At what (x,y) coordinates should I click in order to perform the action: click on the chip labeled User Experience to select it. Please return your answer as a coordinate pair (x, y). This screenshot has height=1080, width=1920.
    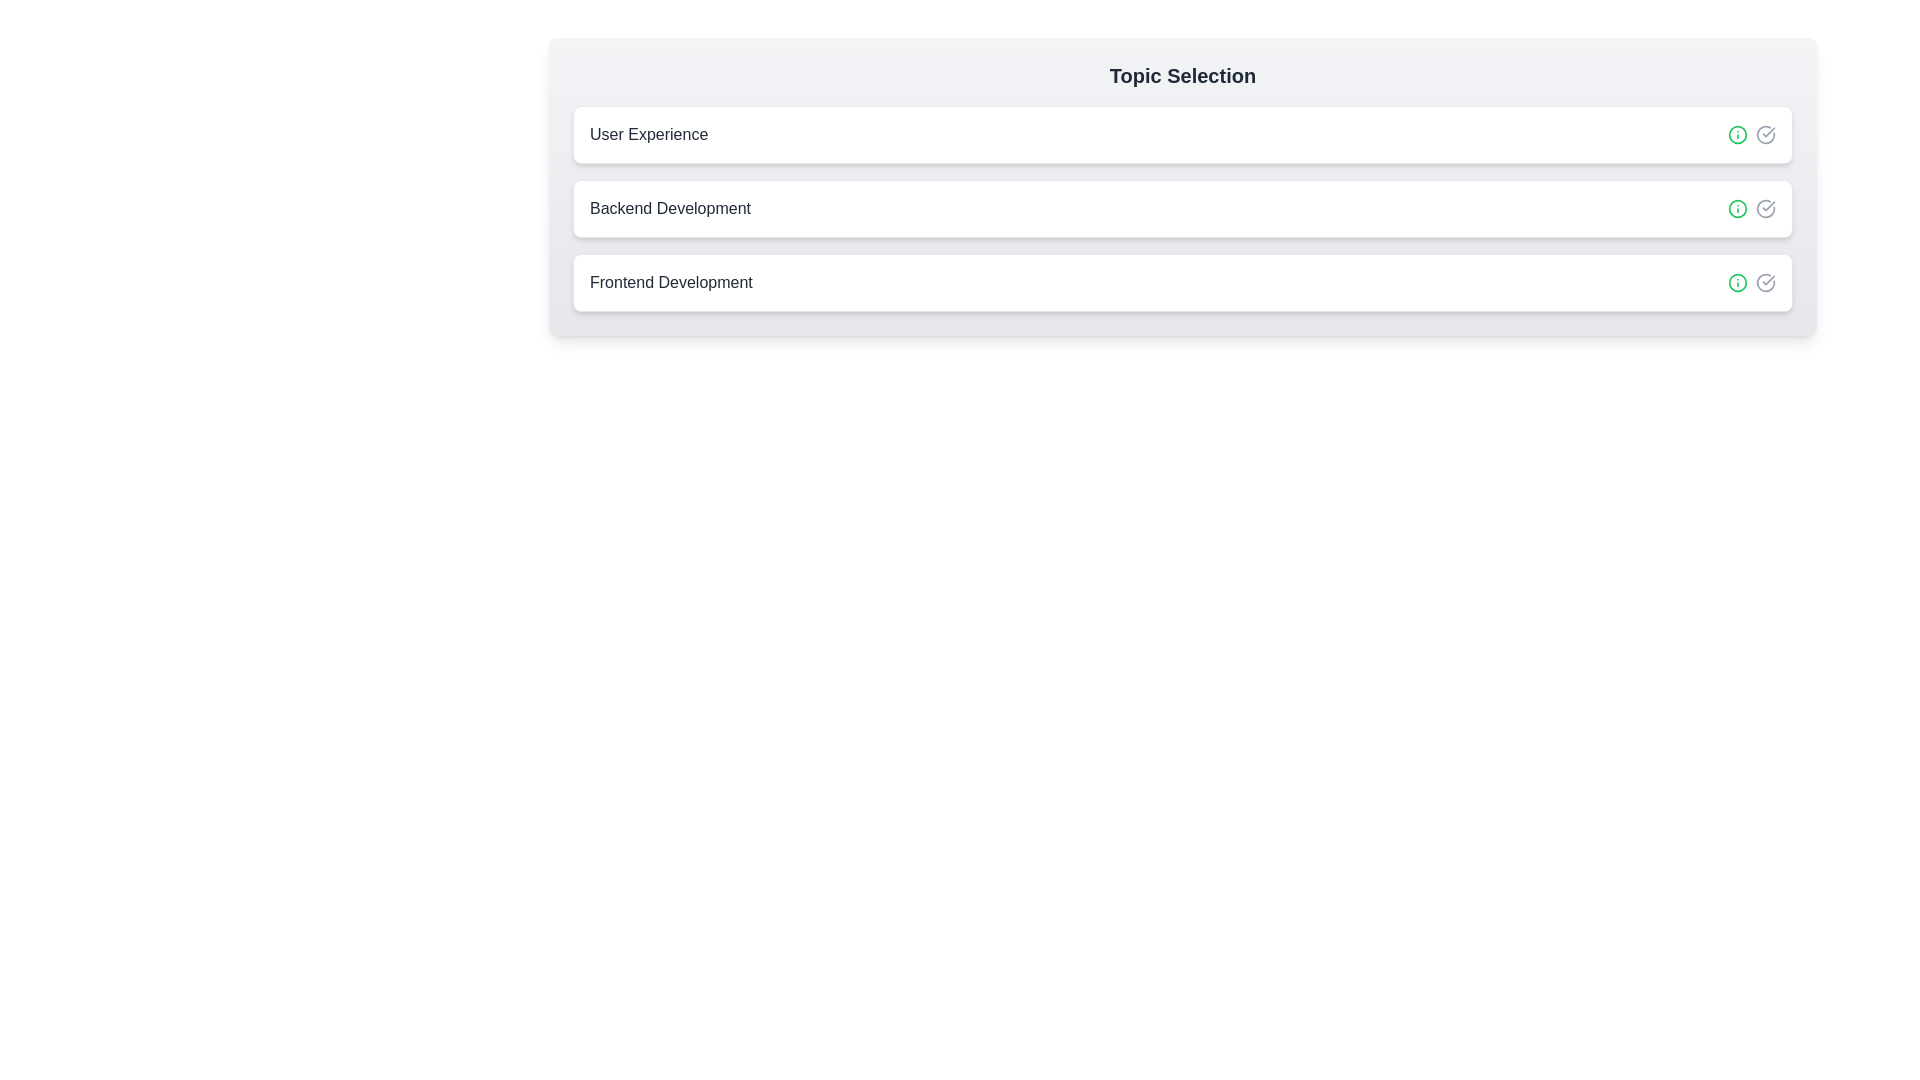
    Looking at the image, I should click on (1182, 135).